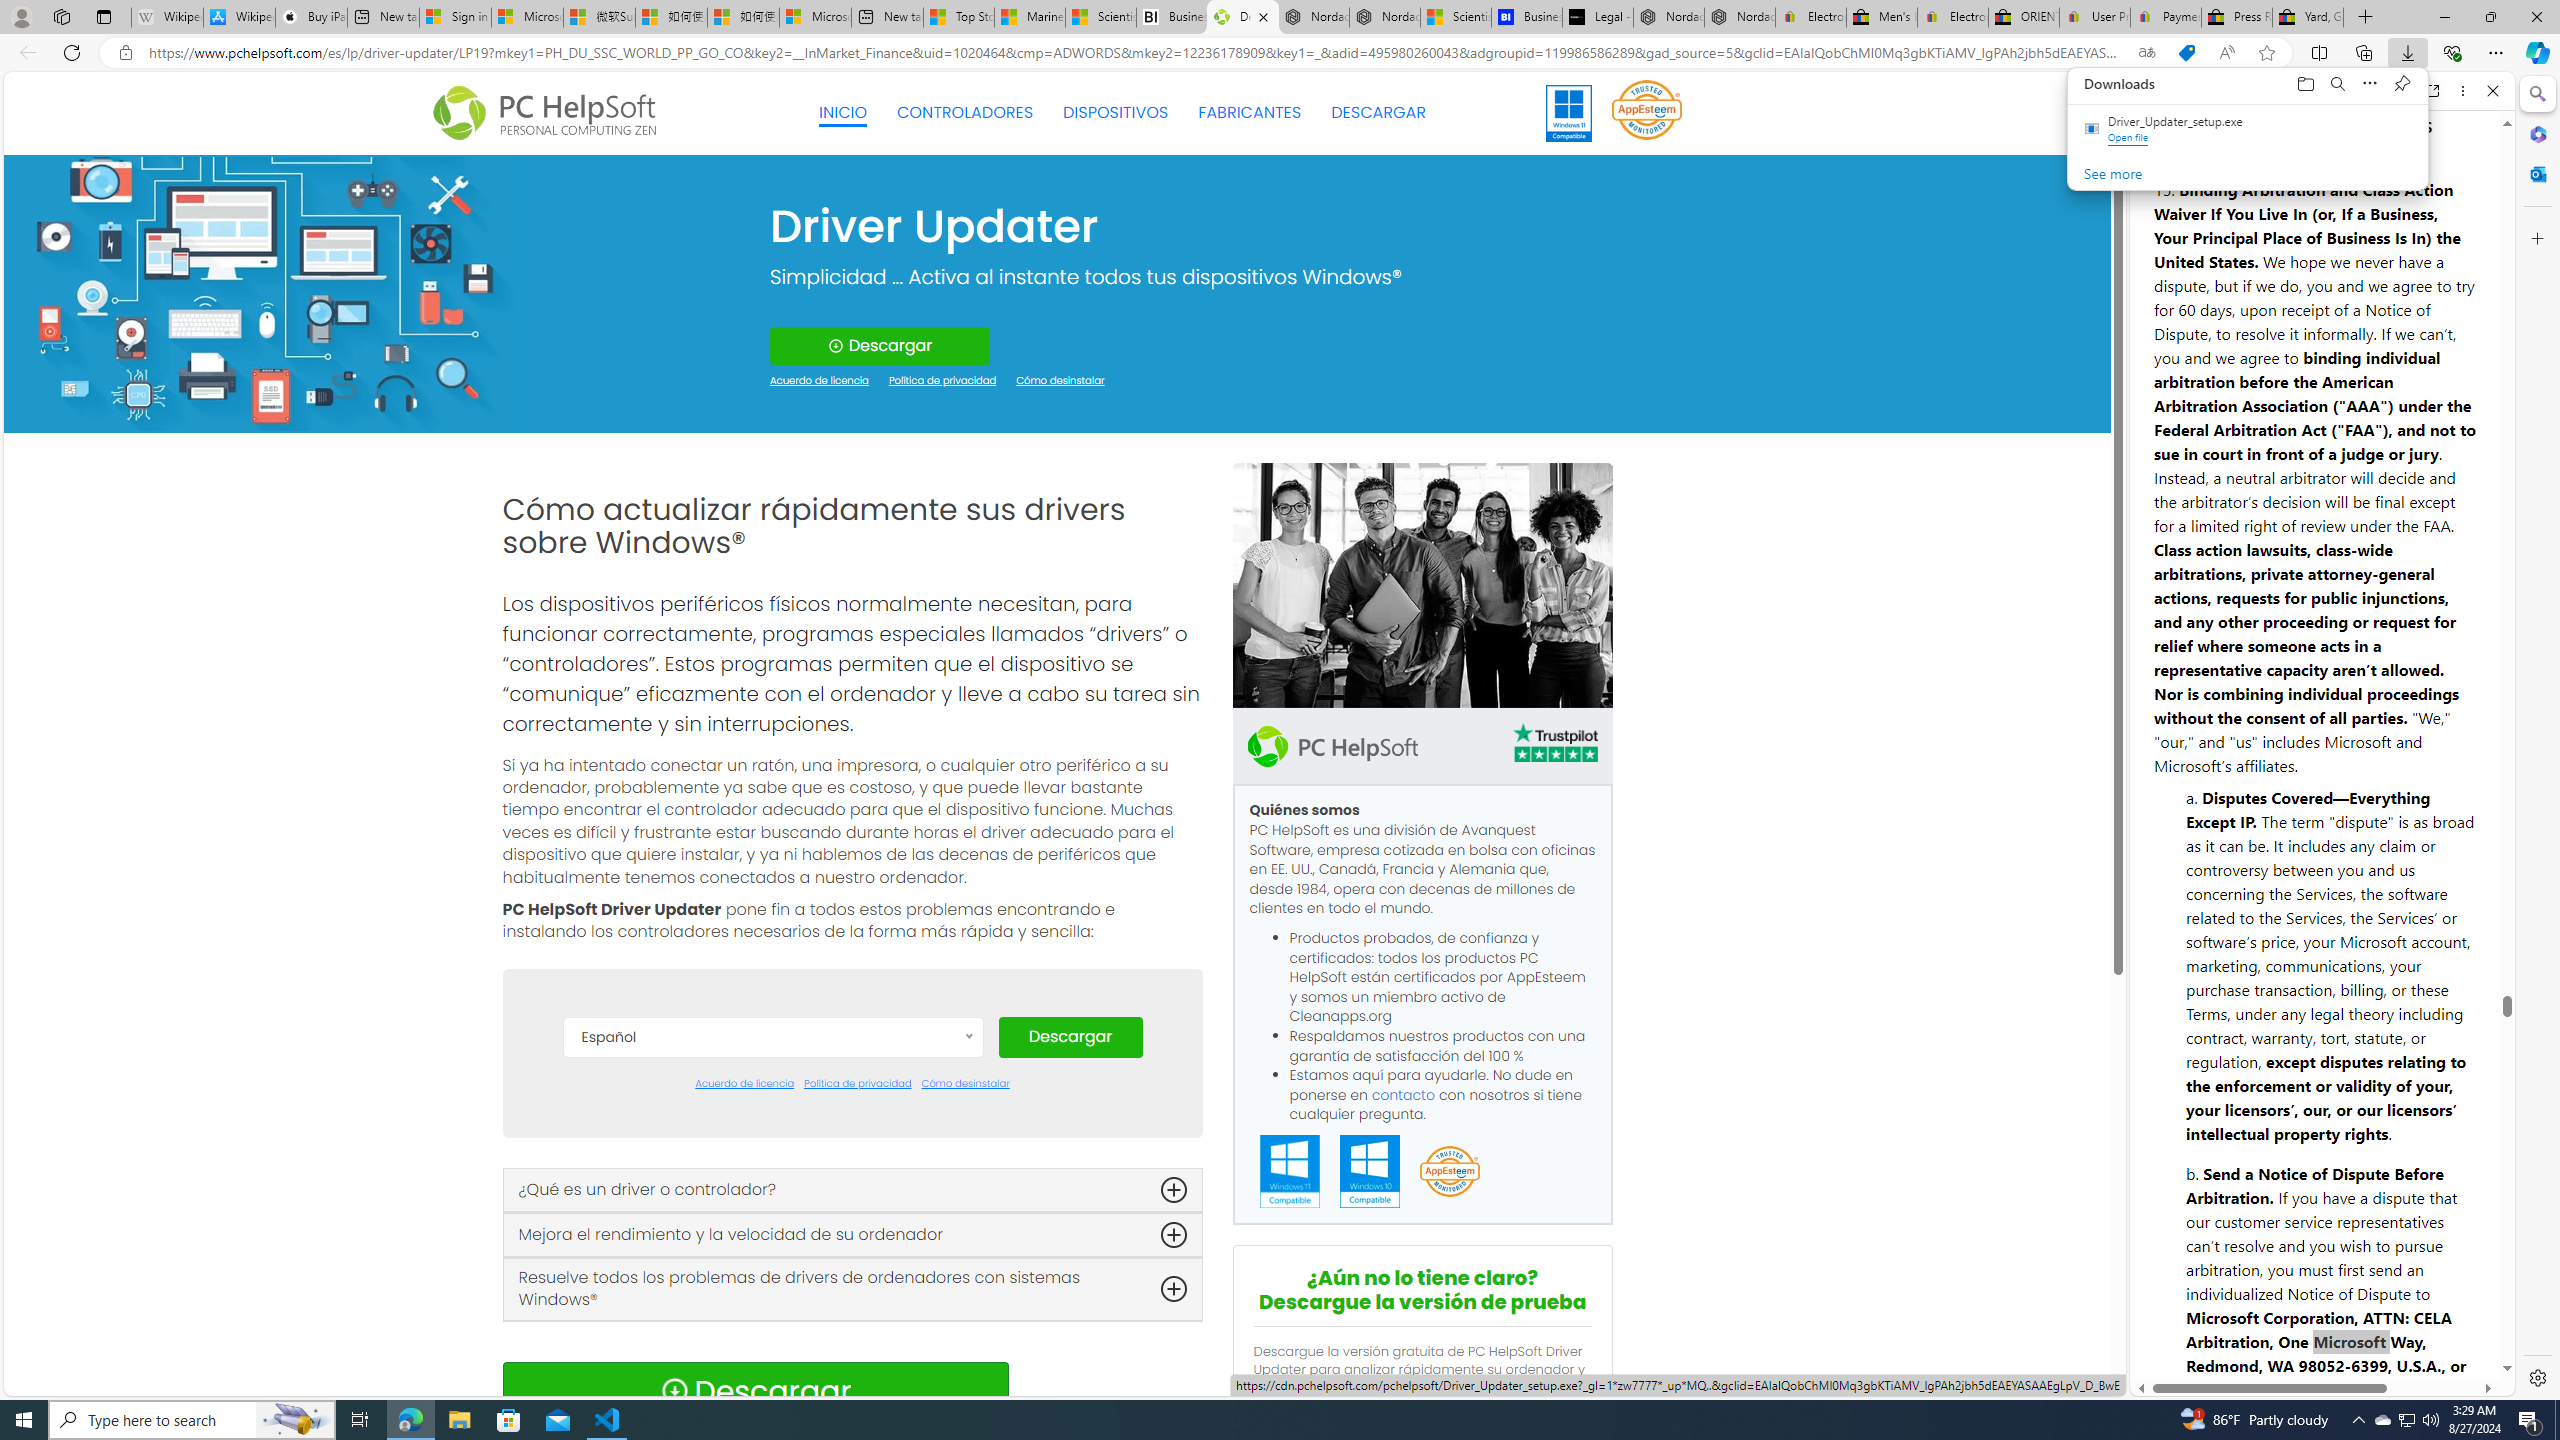 The height and width of the screenshot is (1440, 2560). Describe the element at coordinates (2164, 16) in the screenshot. I see `'Payments Terms of Use | eBay.com'` at that location.